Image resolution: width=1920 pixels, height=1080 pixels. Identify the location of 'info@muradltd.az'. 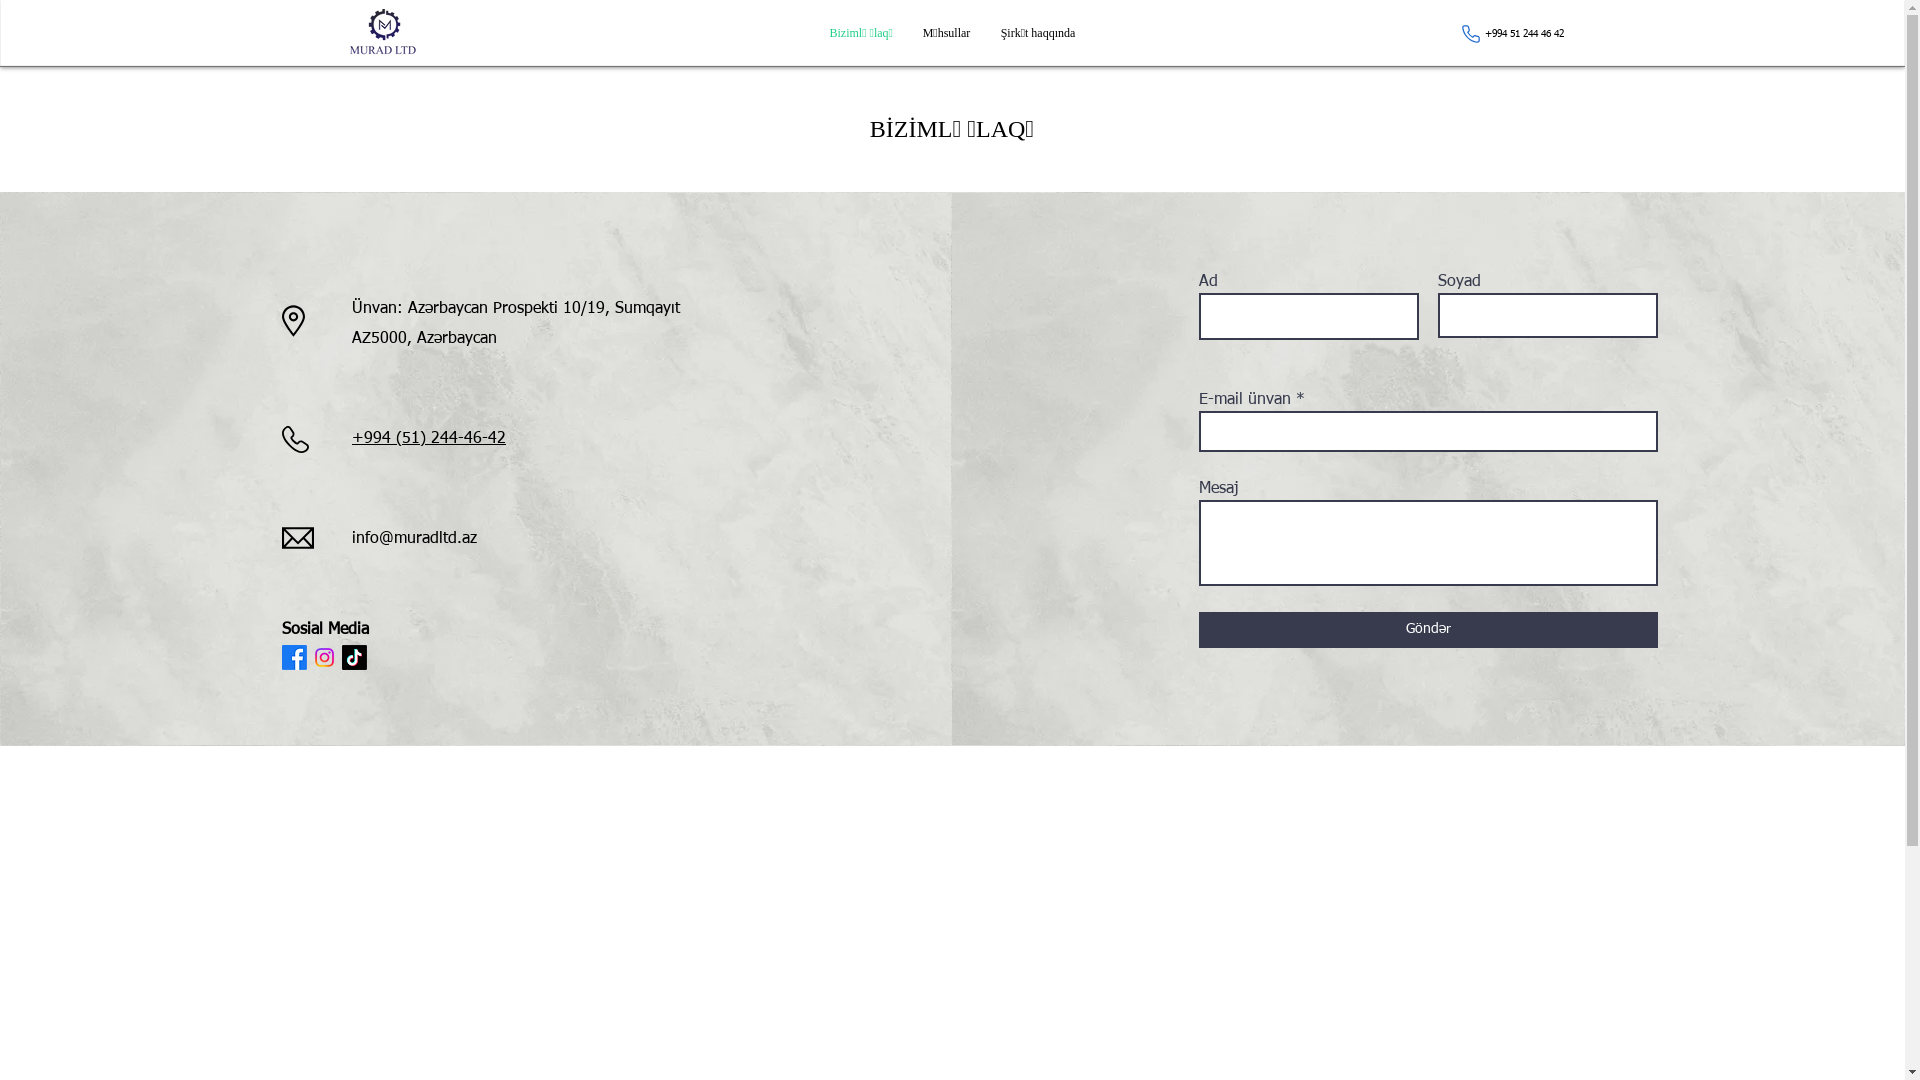
(413, 538).